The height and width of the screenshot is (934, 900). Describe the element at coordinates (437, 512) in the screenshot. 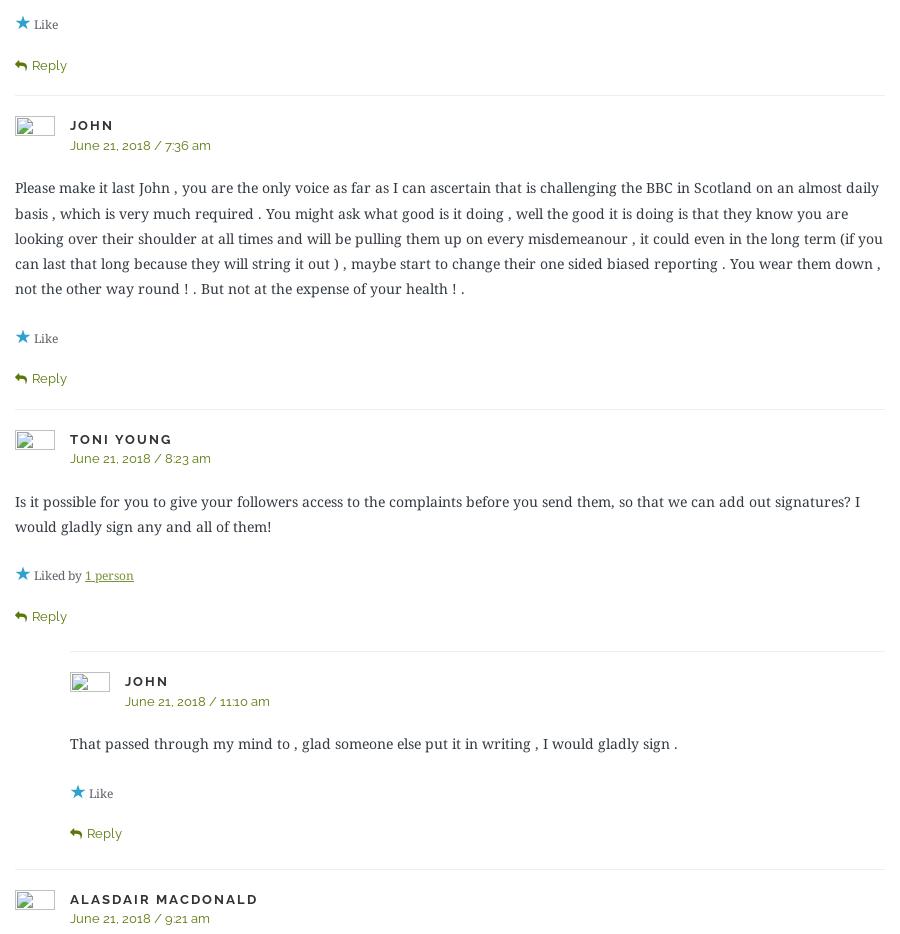

I see `'Is it possible for you to give your followers access to the complaints before you send them, so that we can add out signatures? I would gladly sign any and all of them!'` at that location.